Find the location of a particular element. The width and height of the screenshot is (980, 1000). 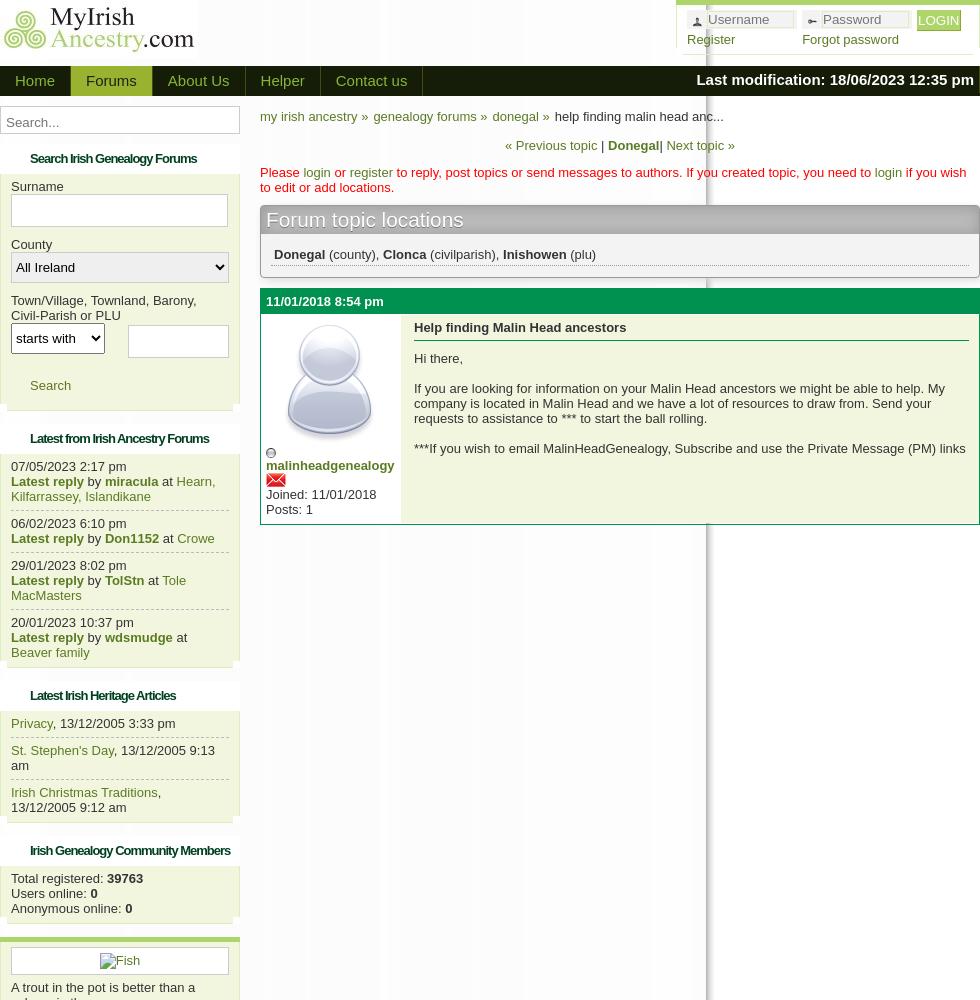

'20/01/2023 10:37 pm' is located at coordinates (72, 621).